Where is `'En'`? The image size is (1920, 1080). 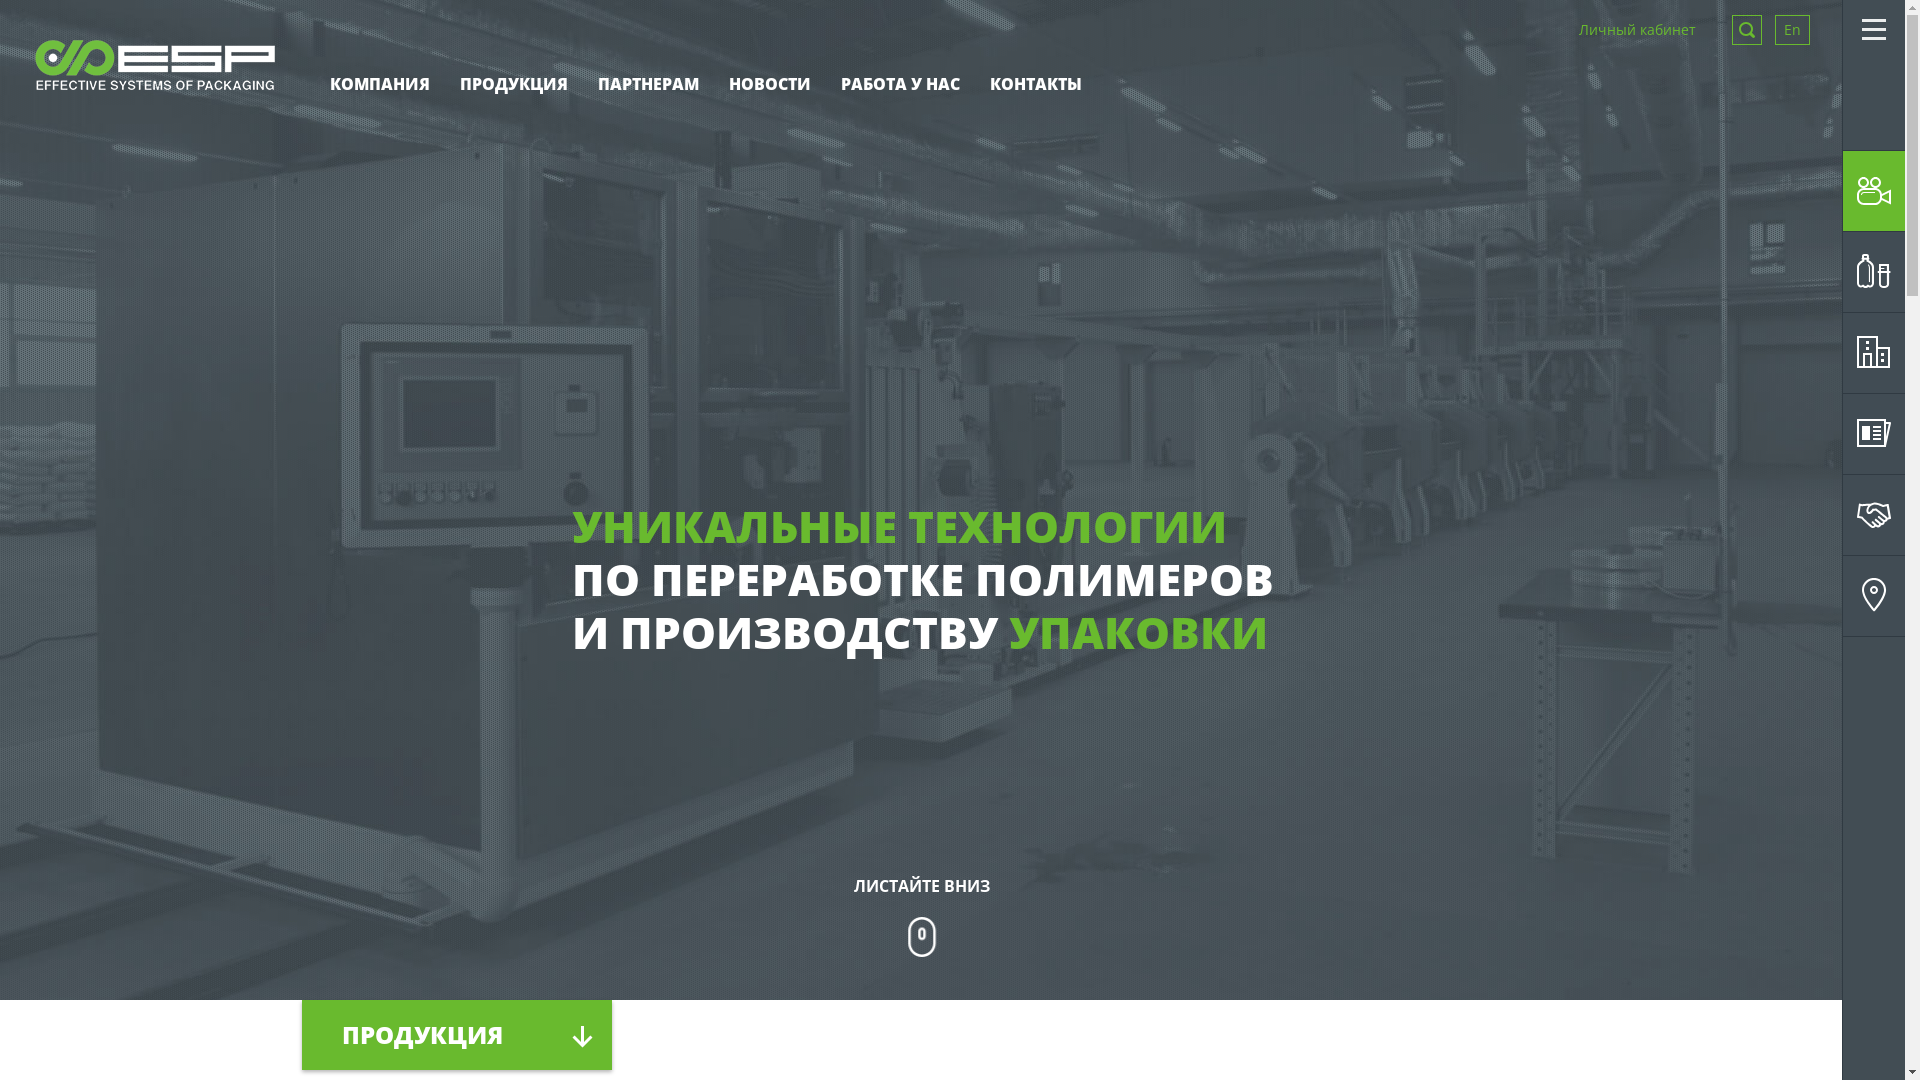
'En' is located at coordinates (1792, 30).